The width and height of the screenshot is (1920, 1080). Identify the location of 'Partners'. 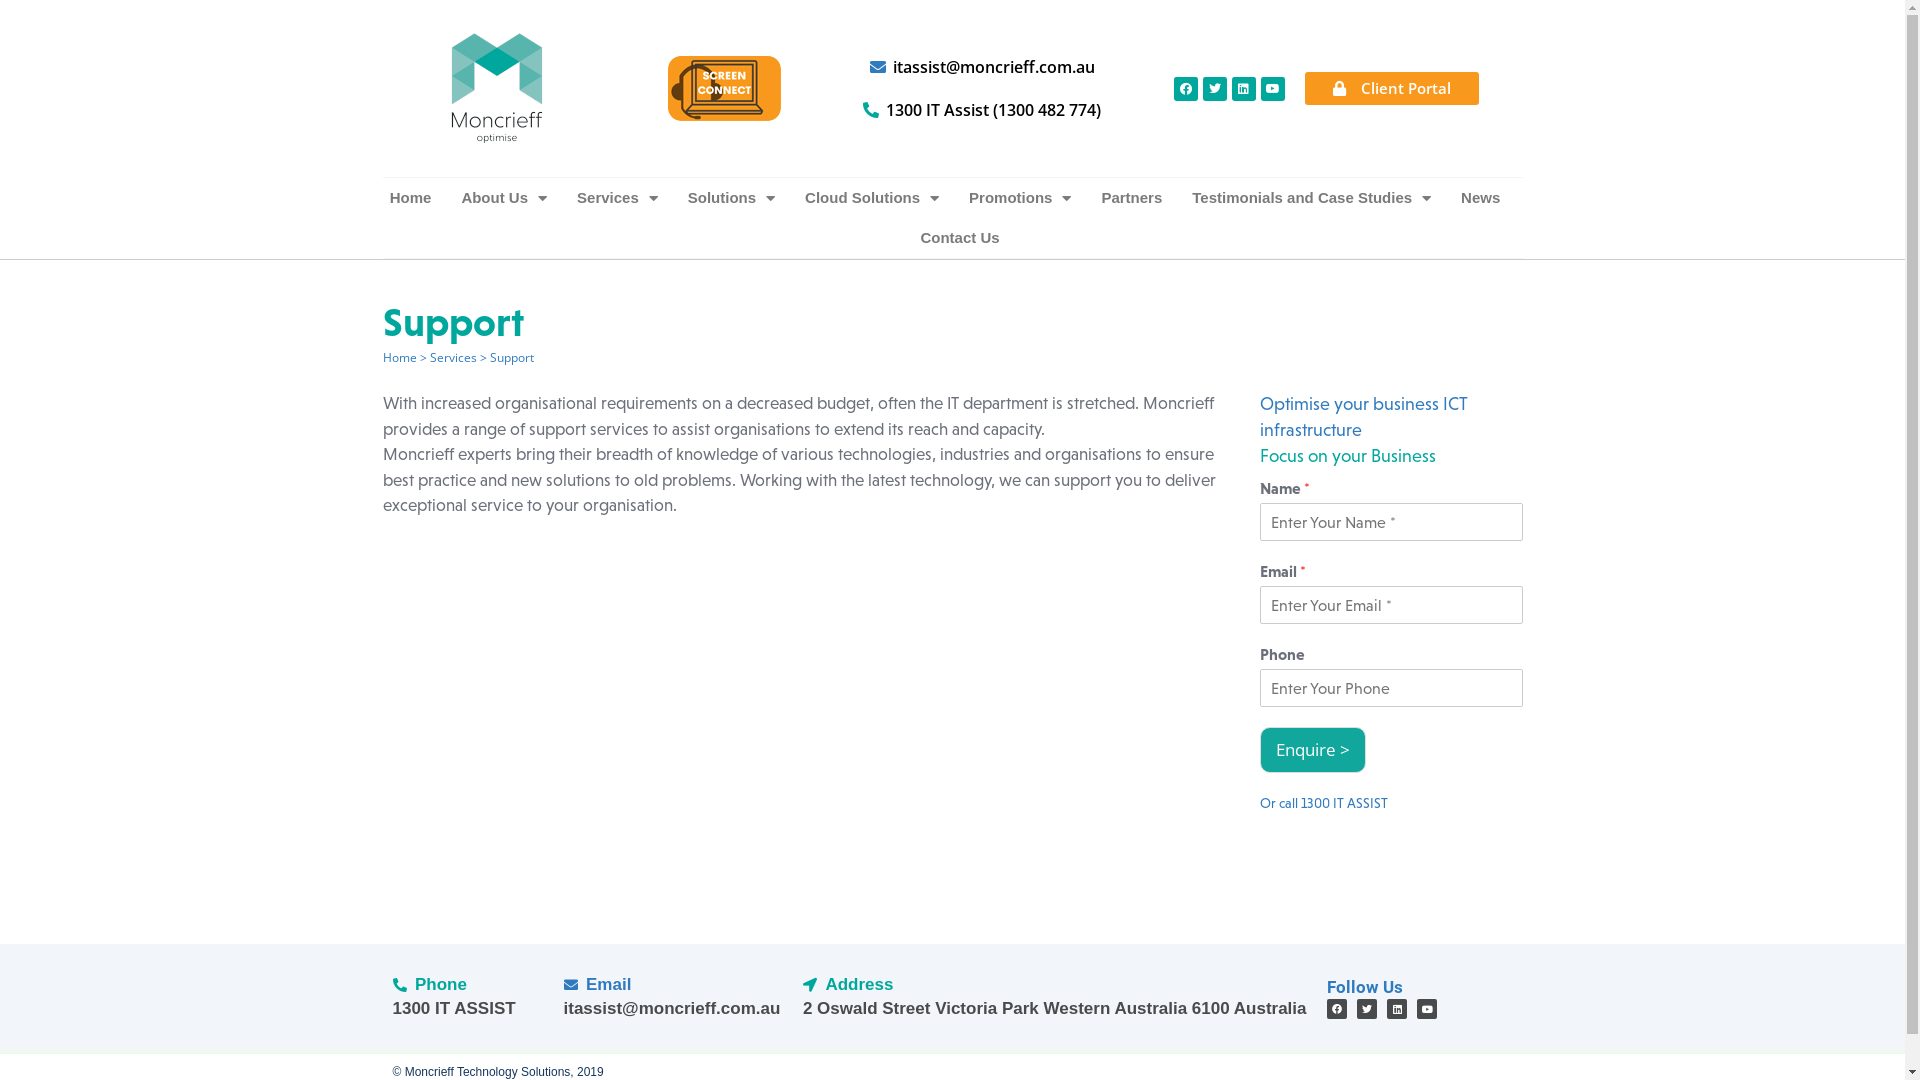
(1099, 197).